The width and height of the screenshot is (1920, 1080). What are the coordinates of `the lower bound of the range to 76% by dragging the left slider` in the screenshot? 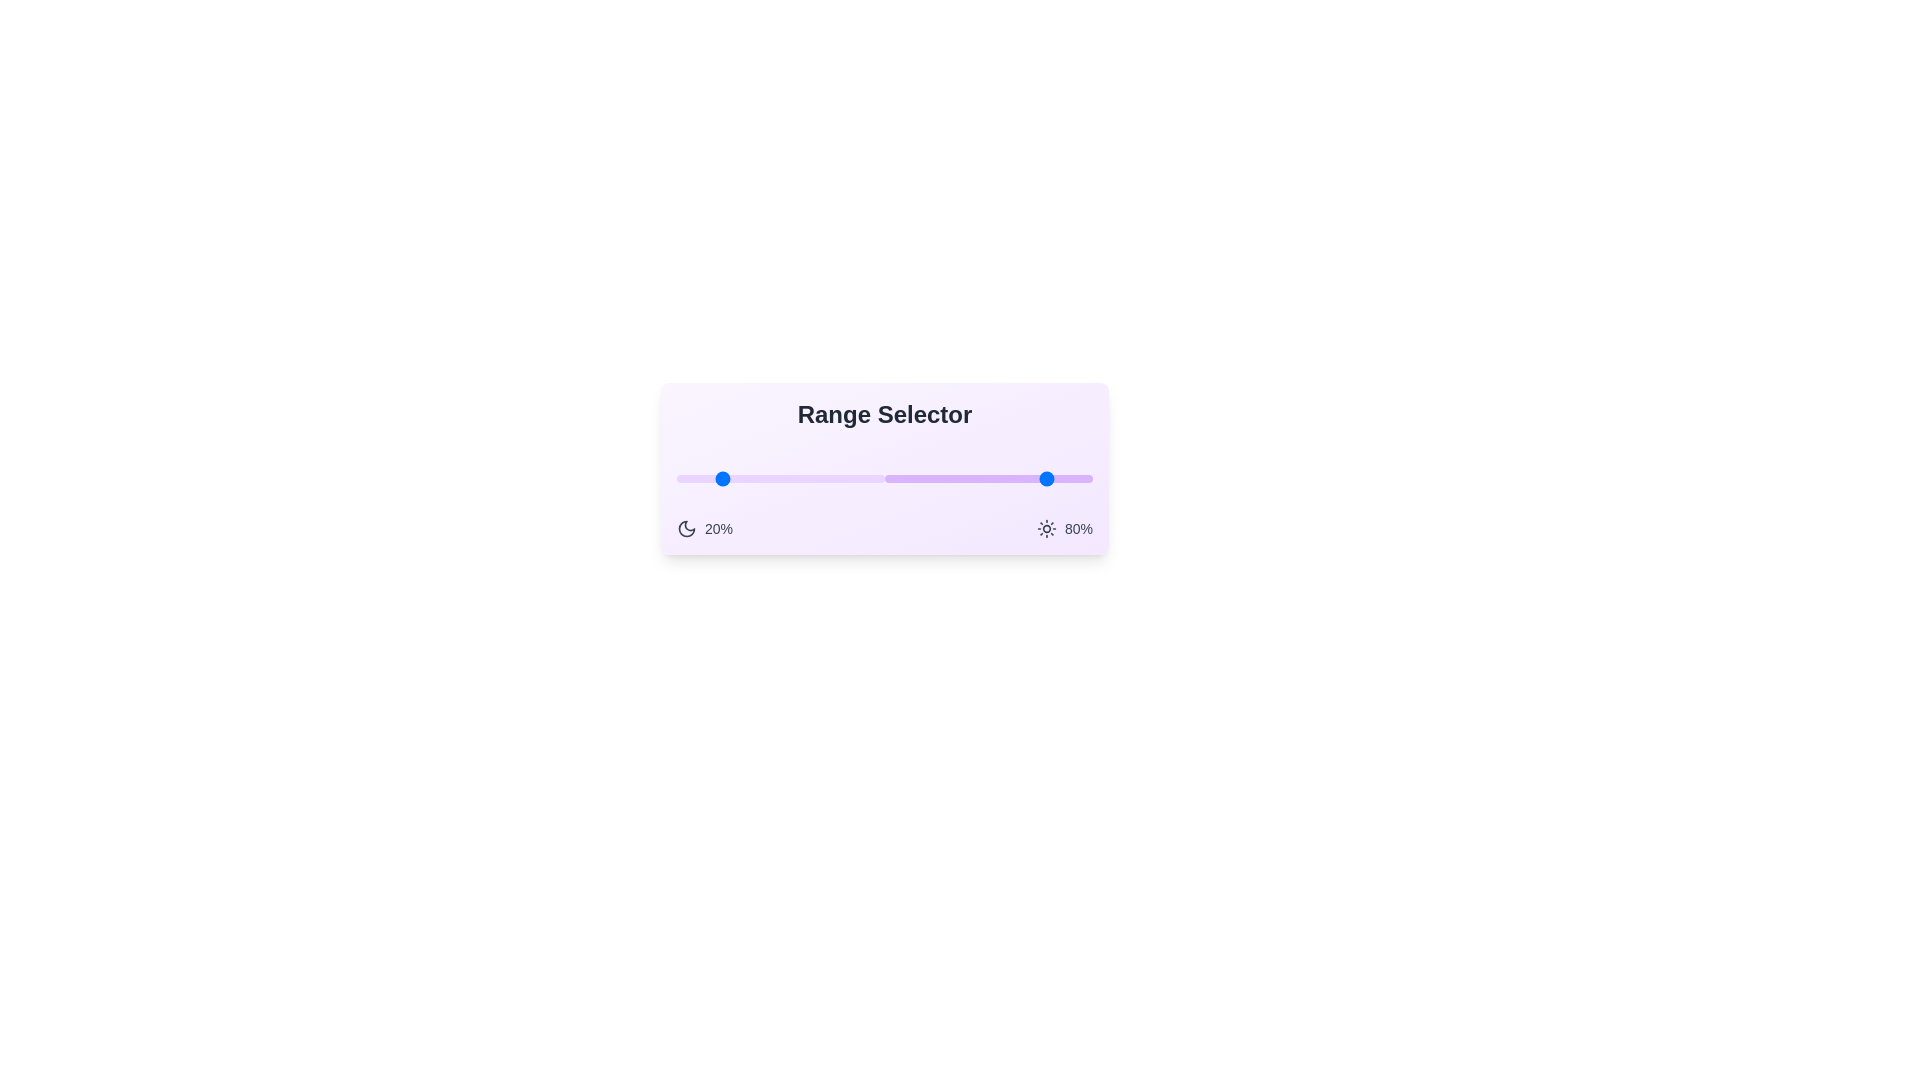 It's located at (835, 478).